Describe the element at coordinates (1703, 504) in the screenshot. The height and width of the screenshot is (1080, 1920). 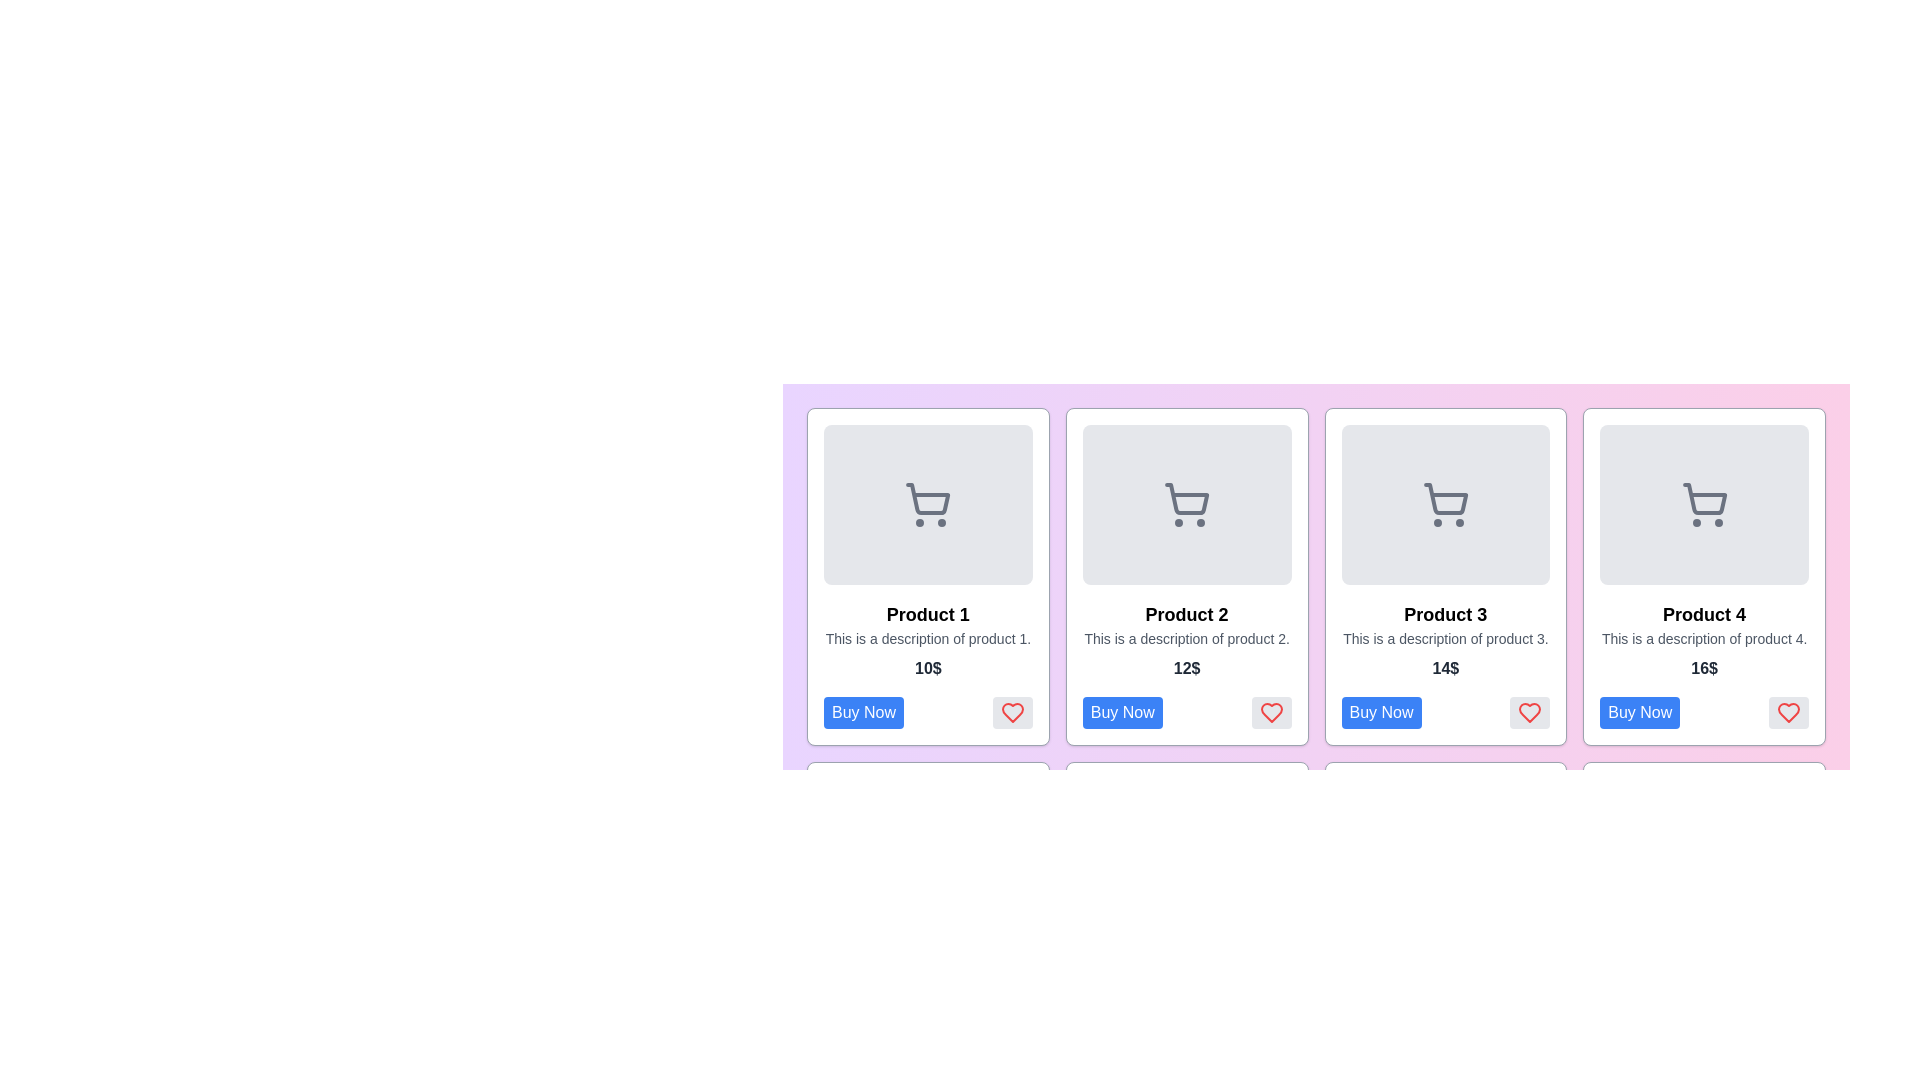
I see `the shopping icon within the product card for 'Product 4', which is the fourth card in the horizontal sequence` at that location.